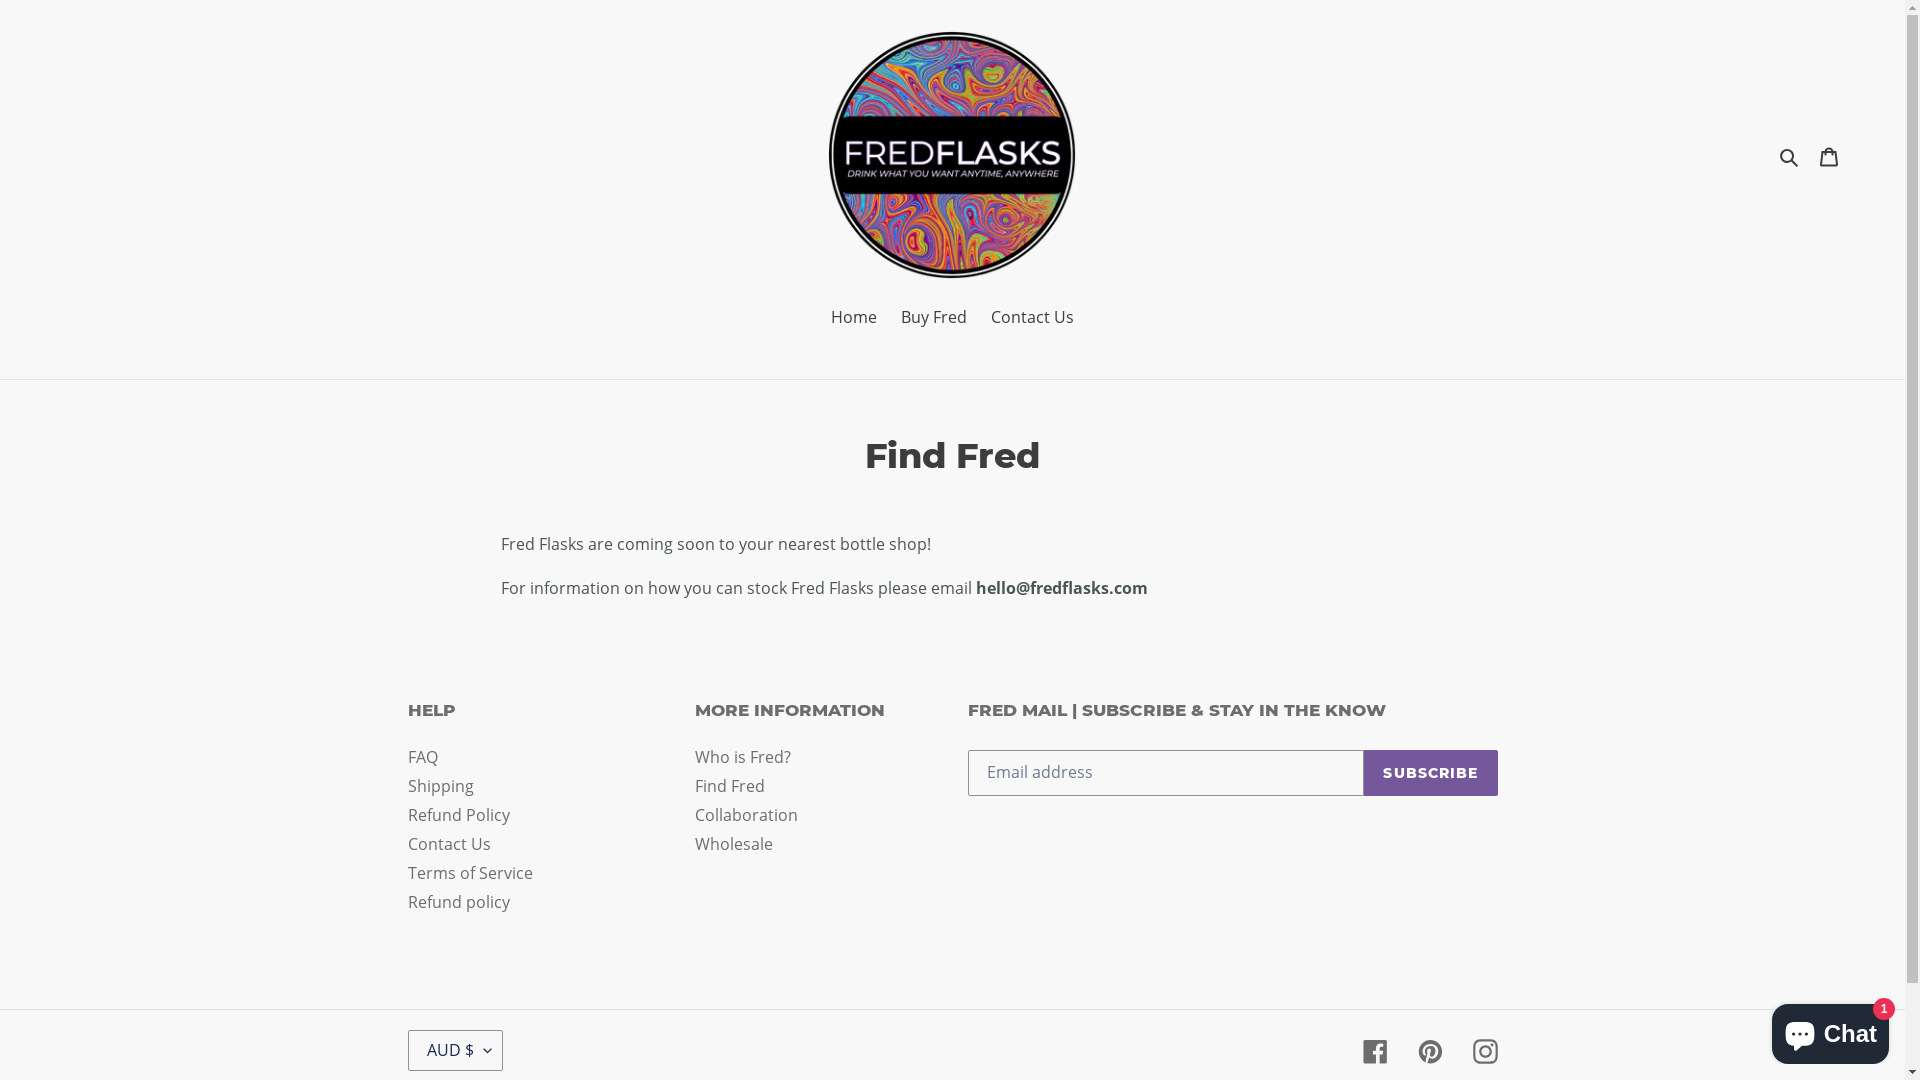  Describe the element at coordinates (454, 1049) in the screenshot. I see `'AUD $'` at that location.